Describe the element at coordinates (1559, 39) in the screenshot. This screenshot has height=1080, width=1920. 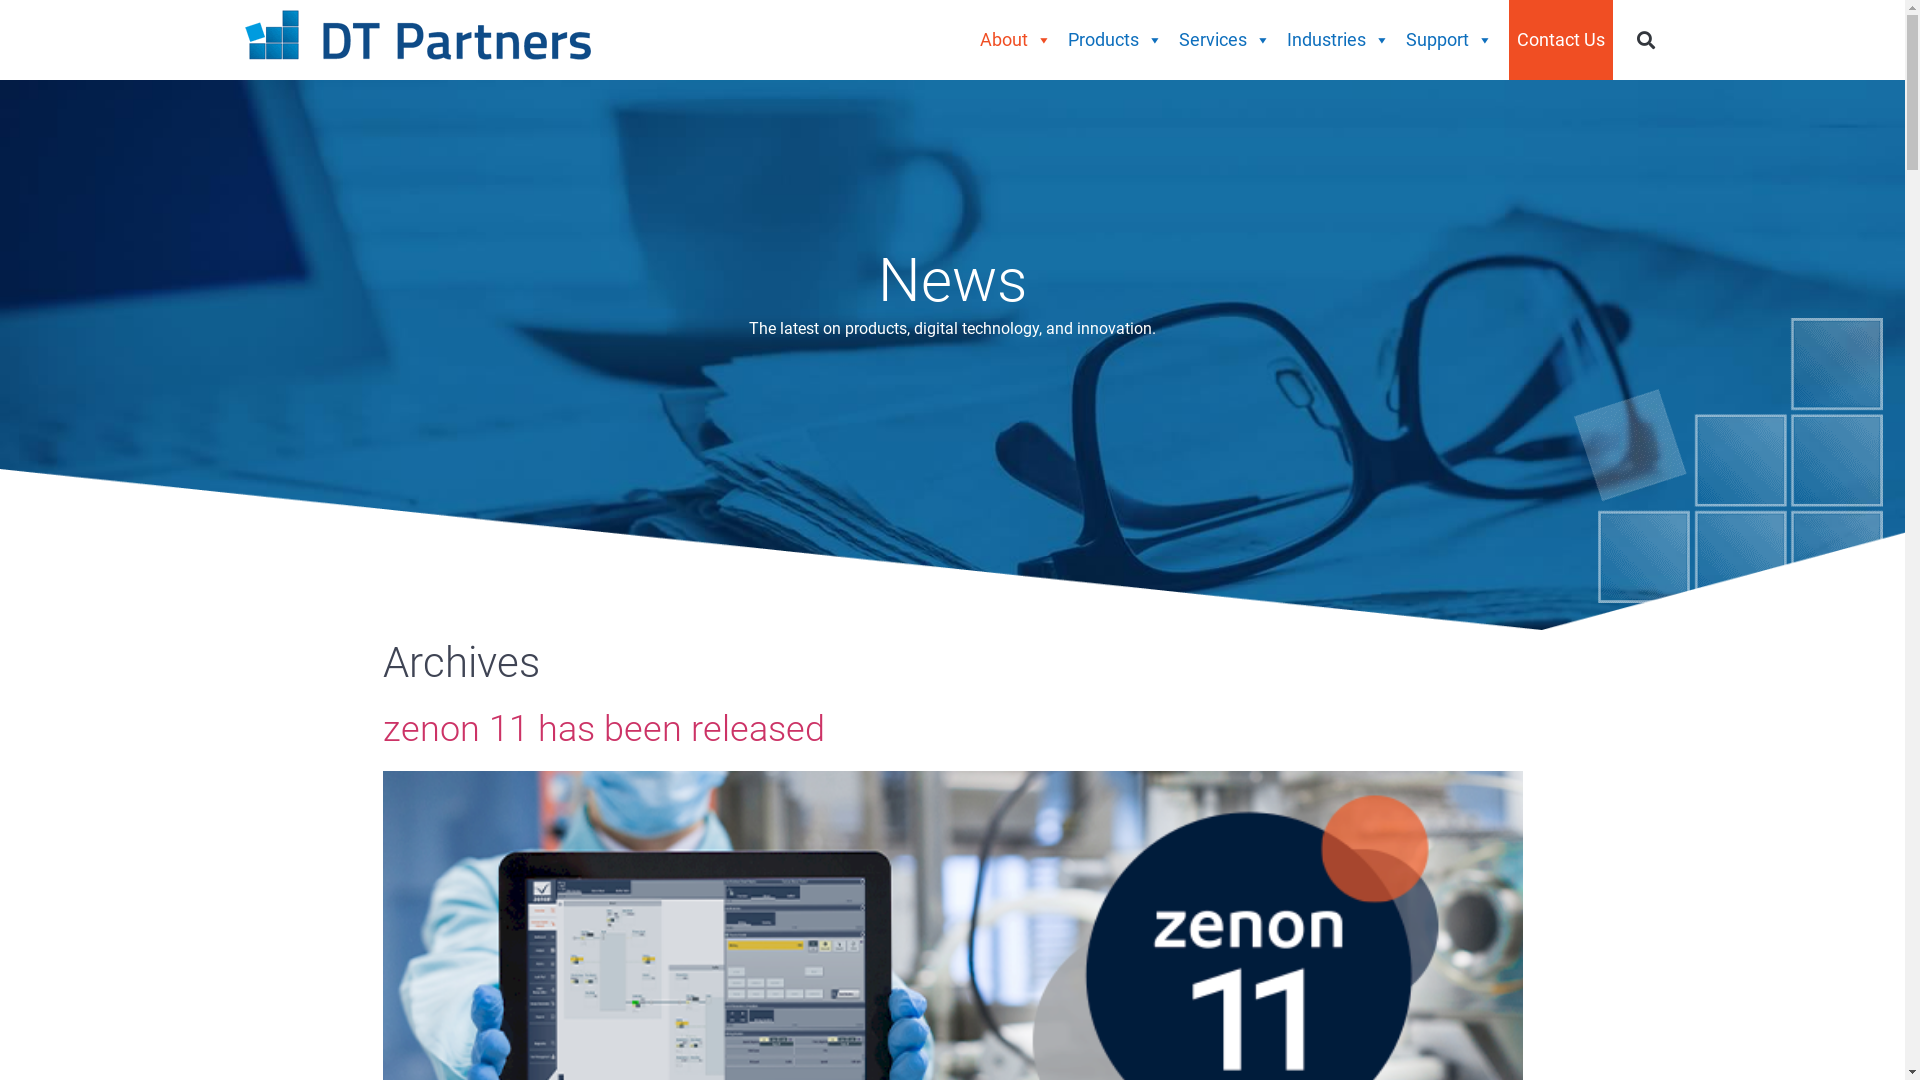
I see `'Contact Us'` at that location.